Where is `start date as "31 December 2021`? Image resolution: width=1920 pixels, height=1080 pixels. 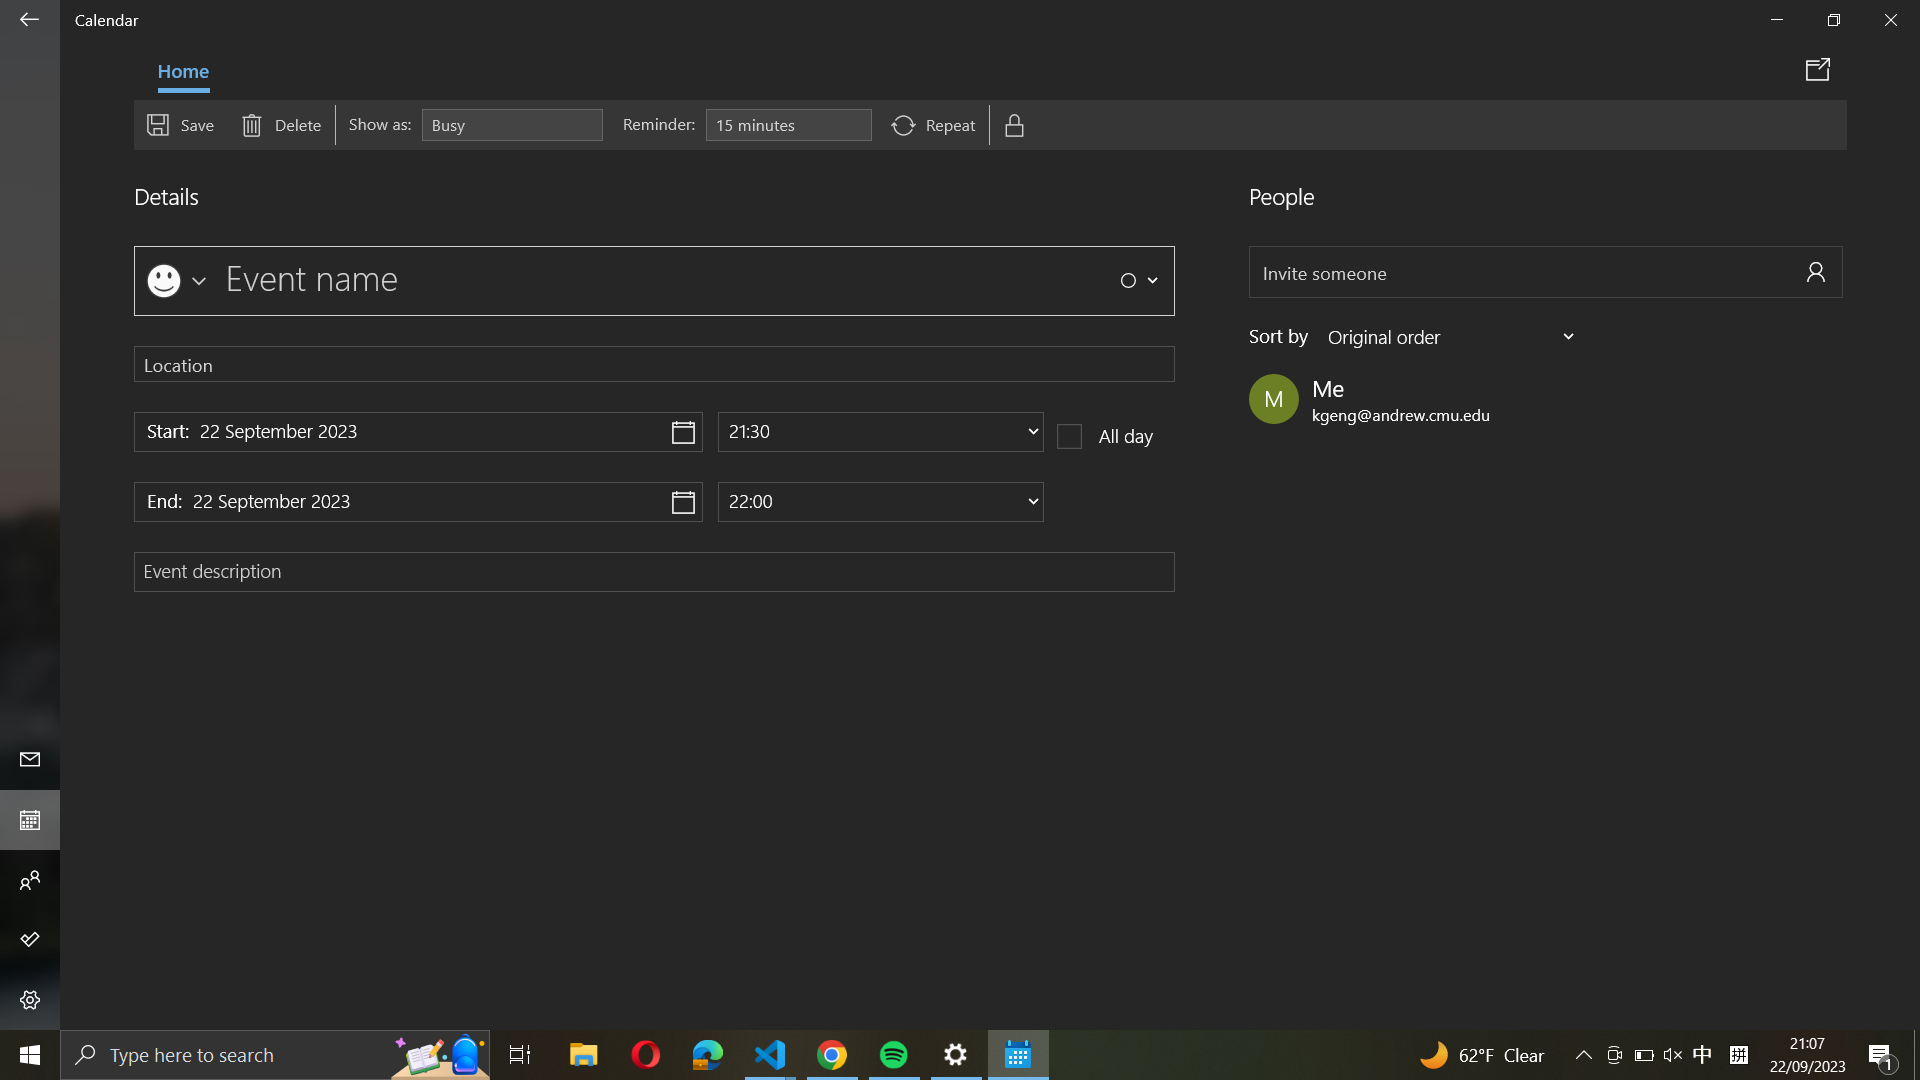
start date as "31 December 2021 is located at coordinates (417, 431).